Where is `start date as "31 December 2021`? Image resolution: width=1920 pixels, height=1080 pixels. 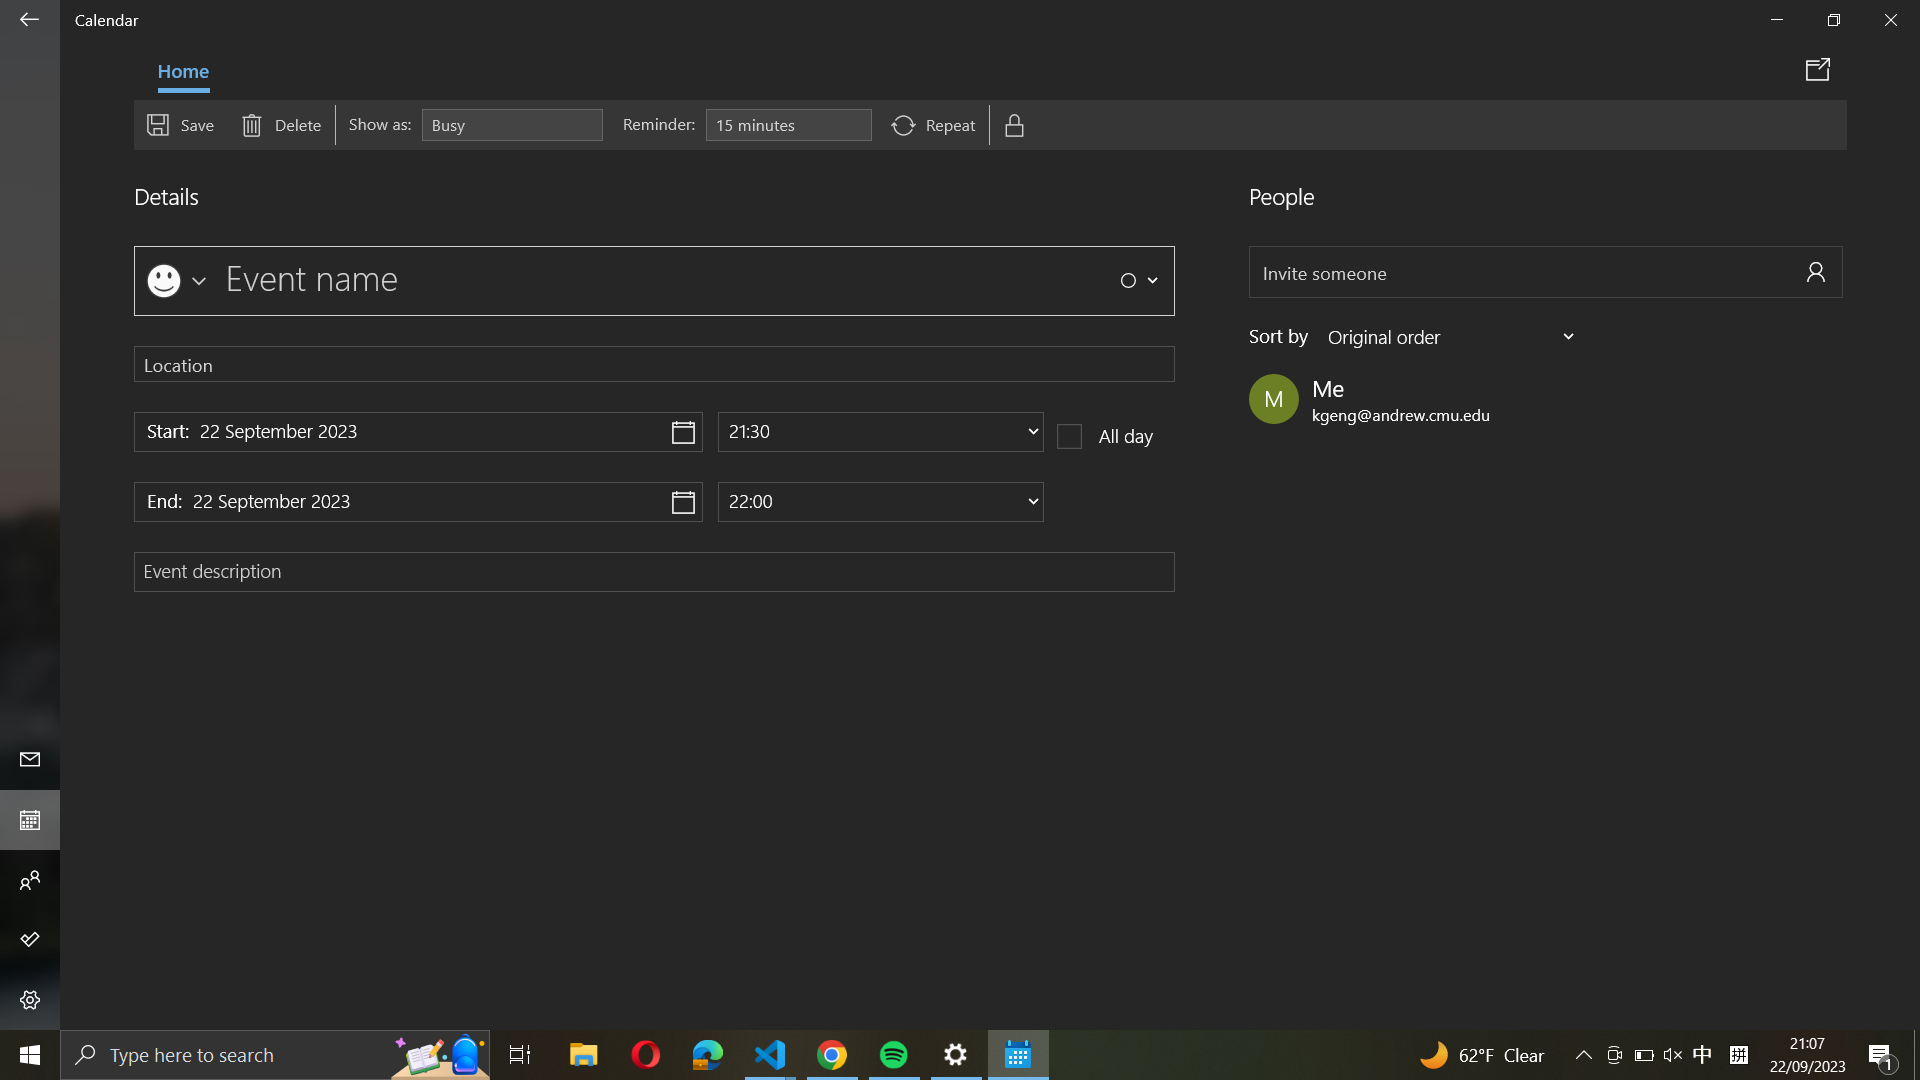
start date as "31 December 2021 is located at coordinates (417, 431).